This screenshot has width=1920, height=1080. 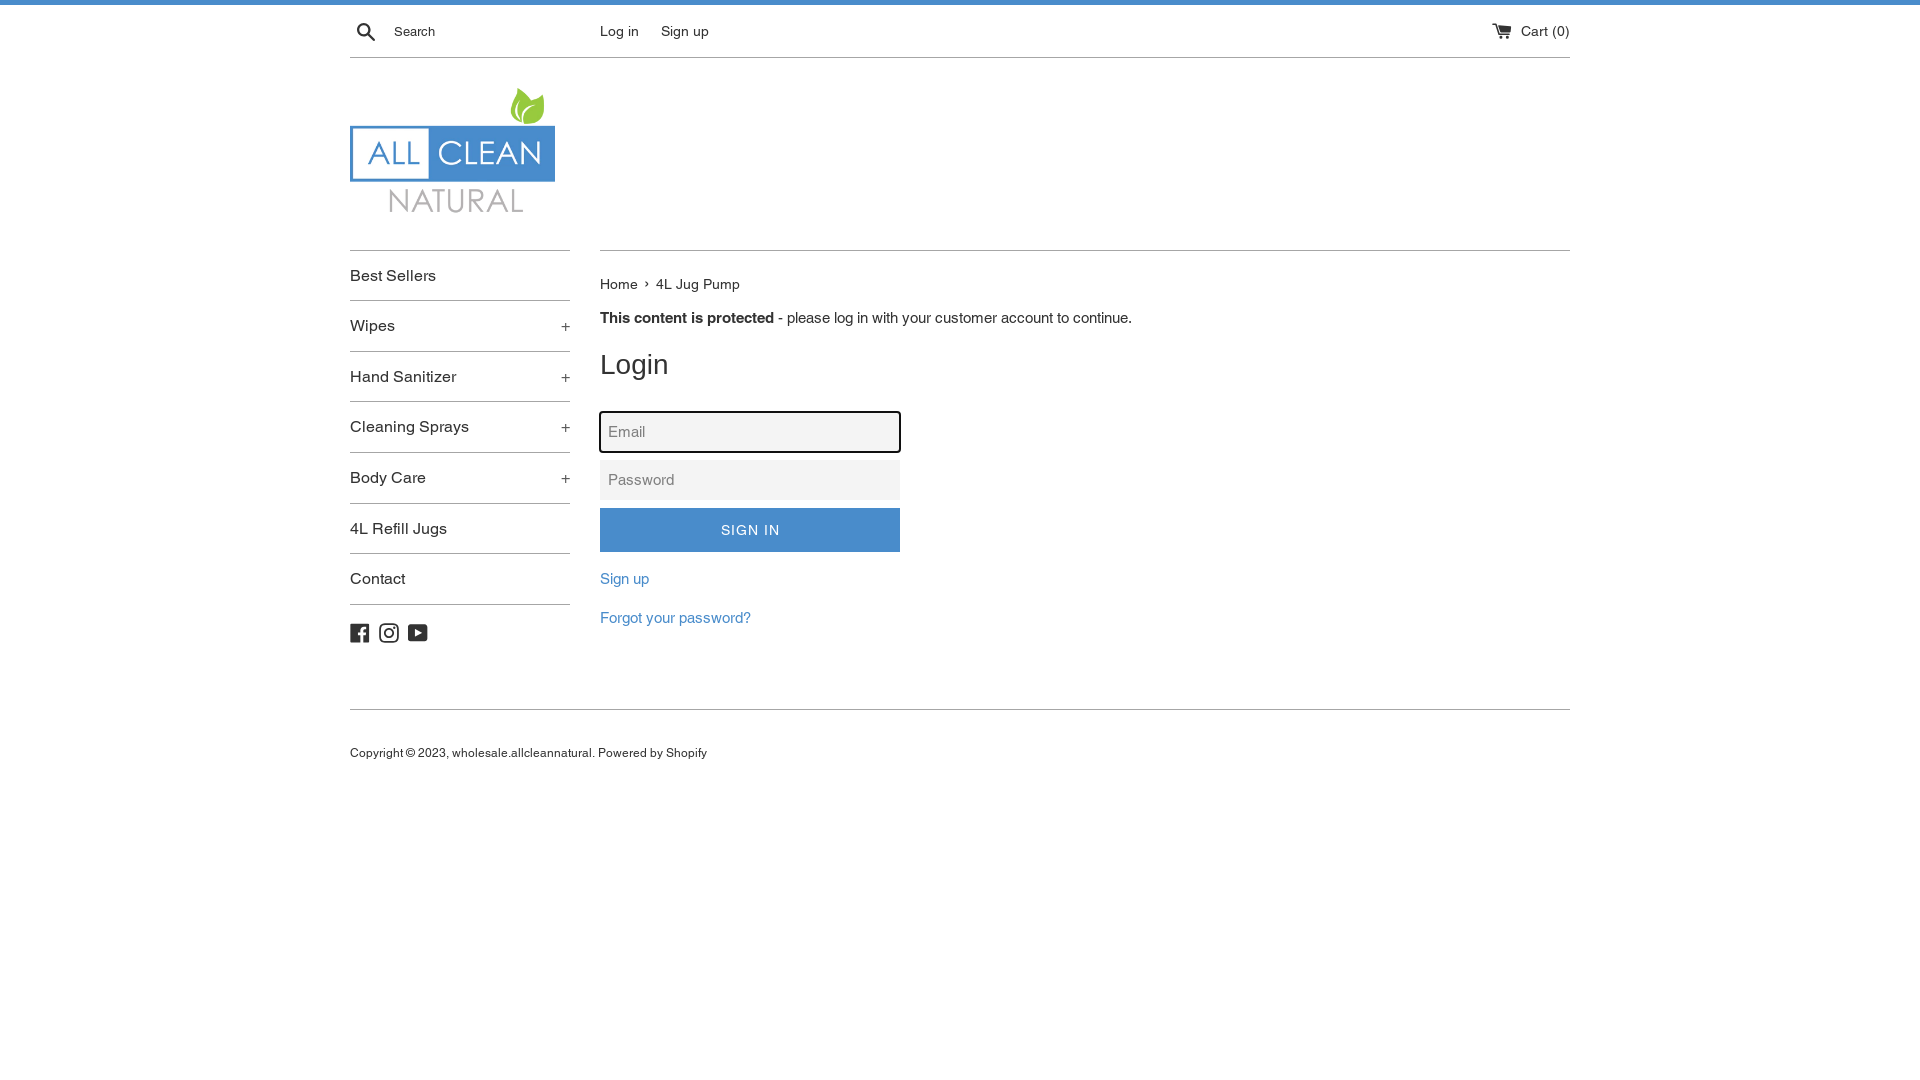 What do you see at coordinates (459, 527) in the screenshot?
I see `'4L Refill Jugs'` at bounding box center [459, 527].